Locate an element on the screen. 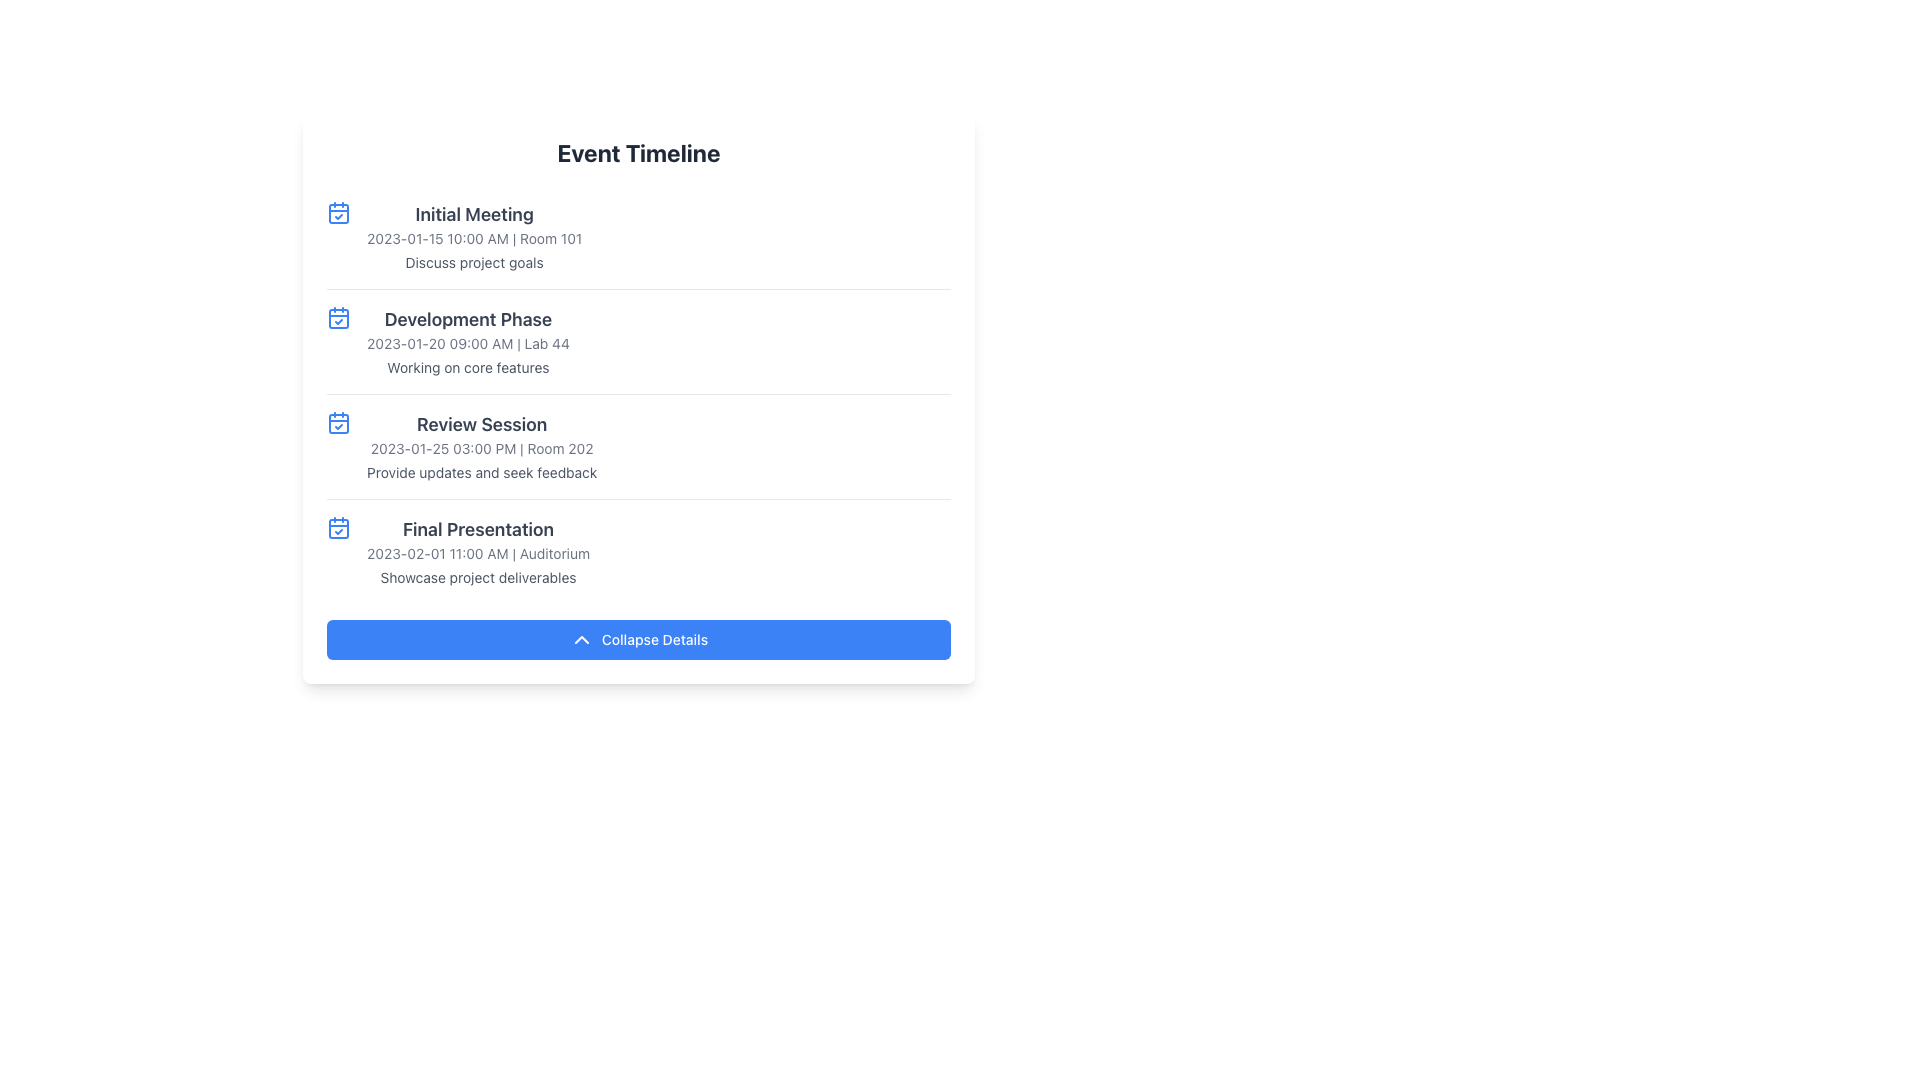 The width and height of the screenshot is (1920, 1080). the first Text Block in the 'Event Timeline' section that provides a summary of an event, including its title, scheduled time, venue, and a brief description is located at coordinates (473, 235).